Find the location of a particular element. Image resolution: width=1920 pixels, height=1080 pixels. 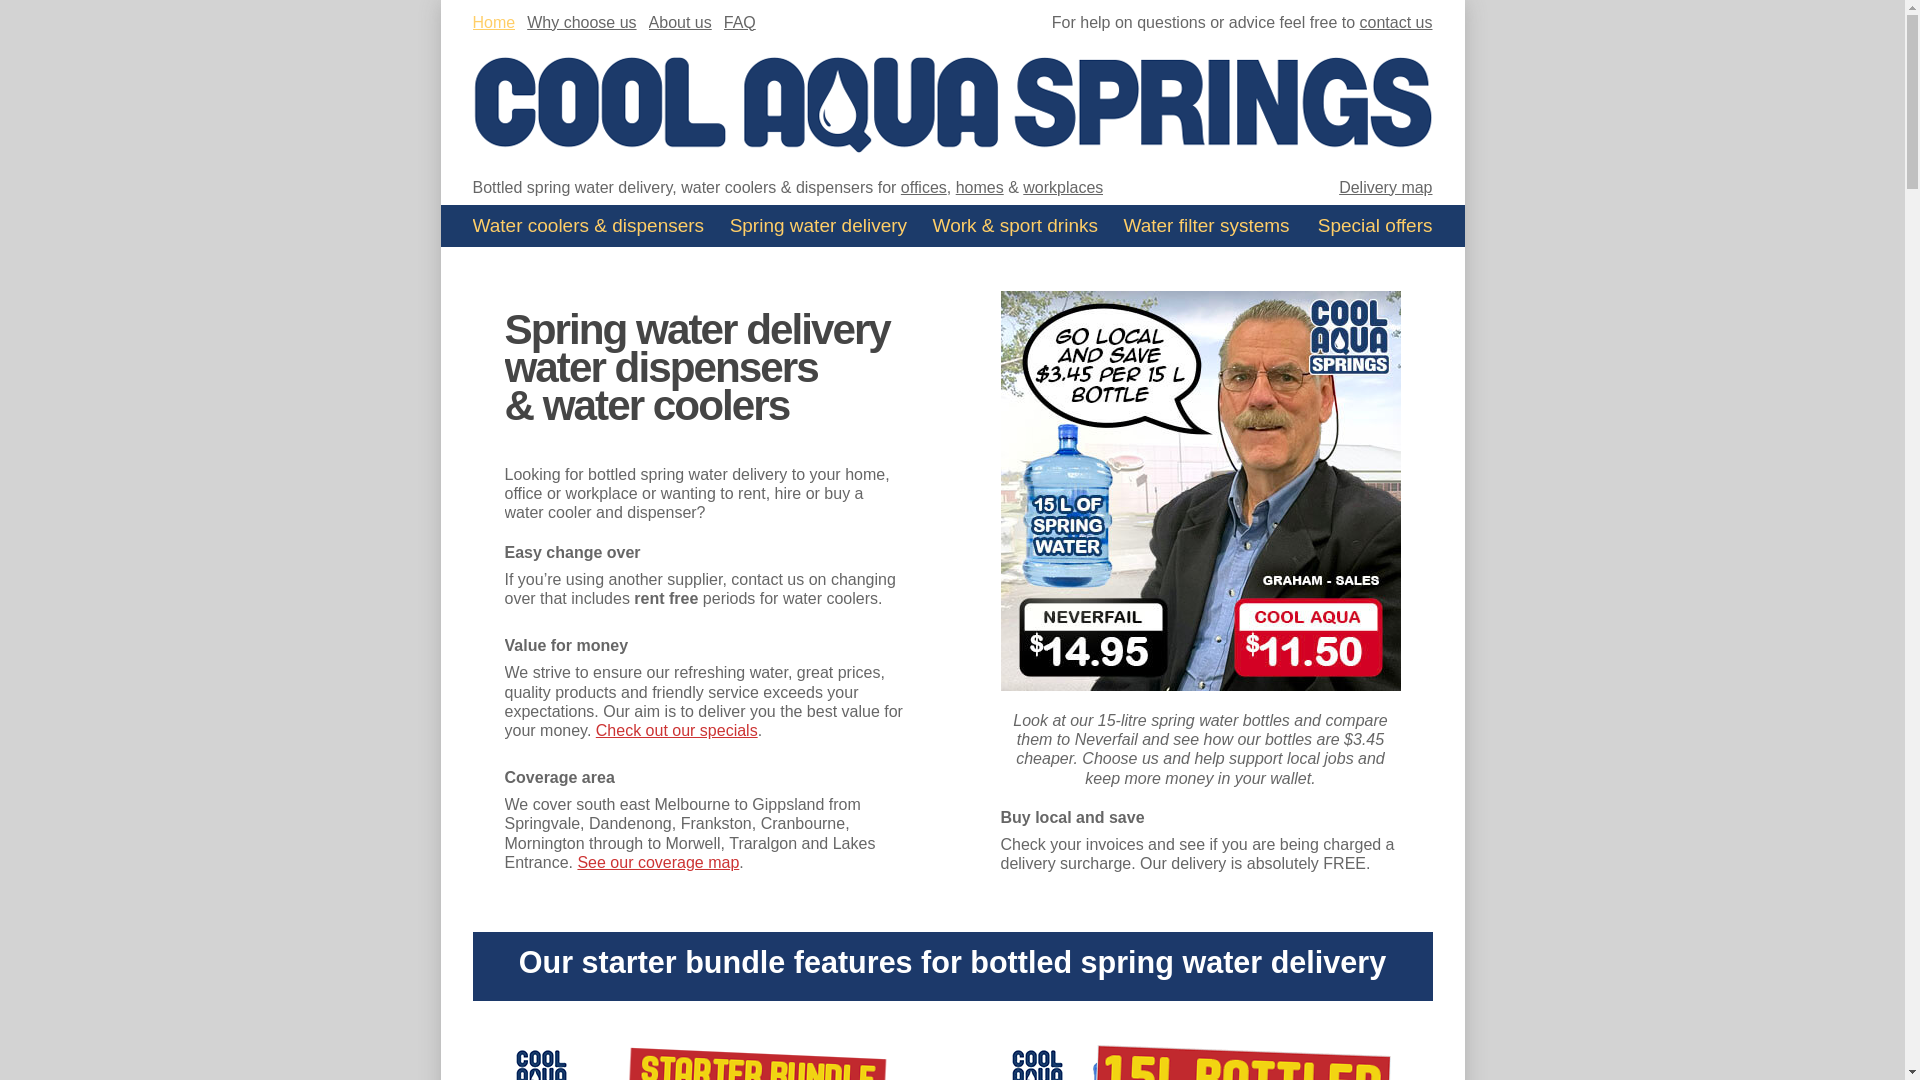

'workplaces' is located at coordinates (1061, 186).